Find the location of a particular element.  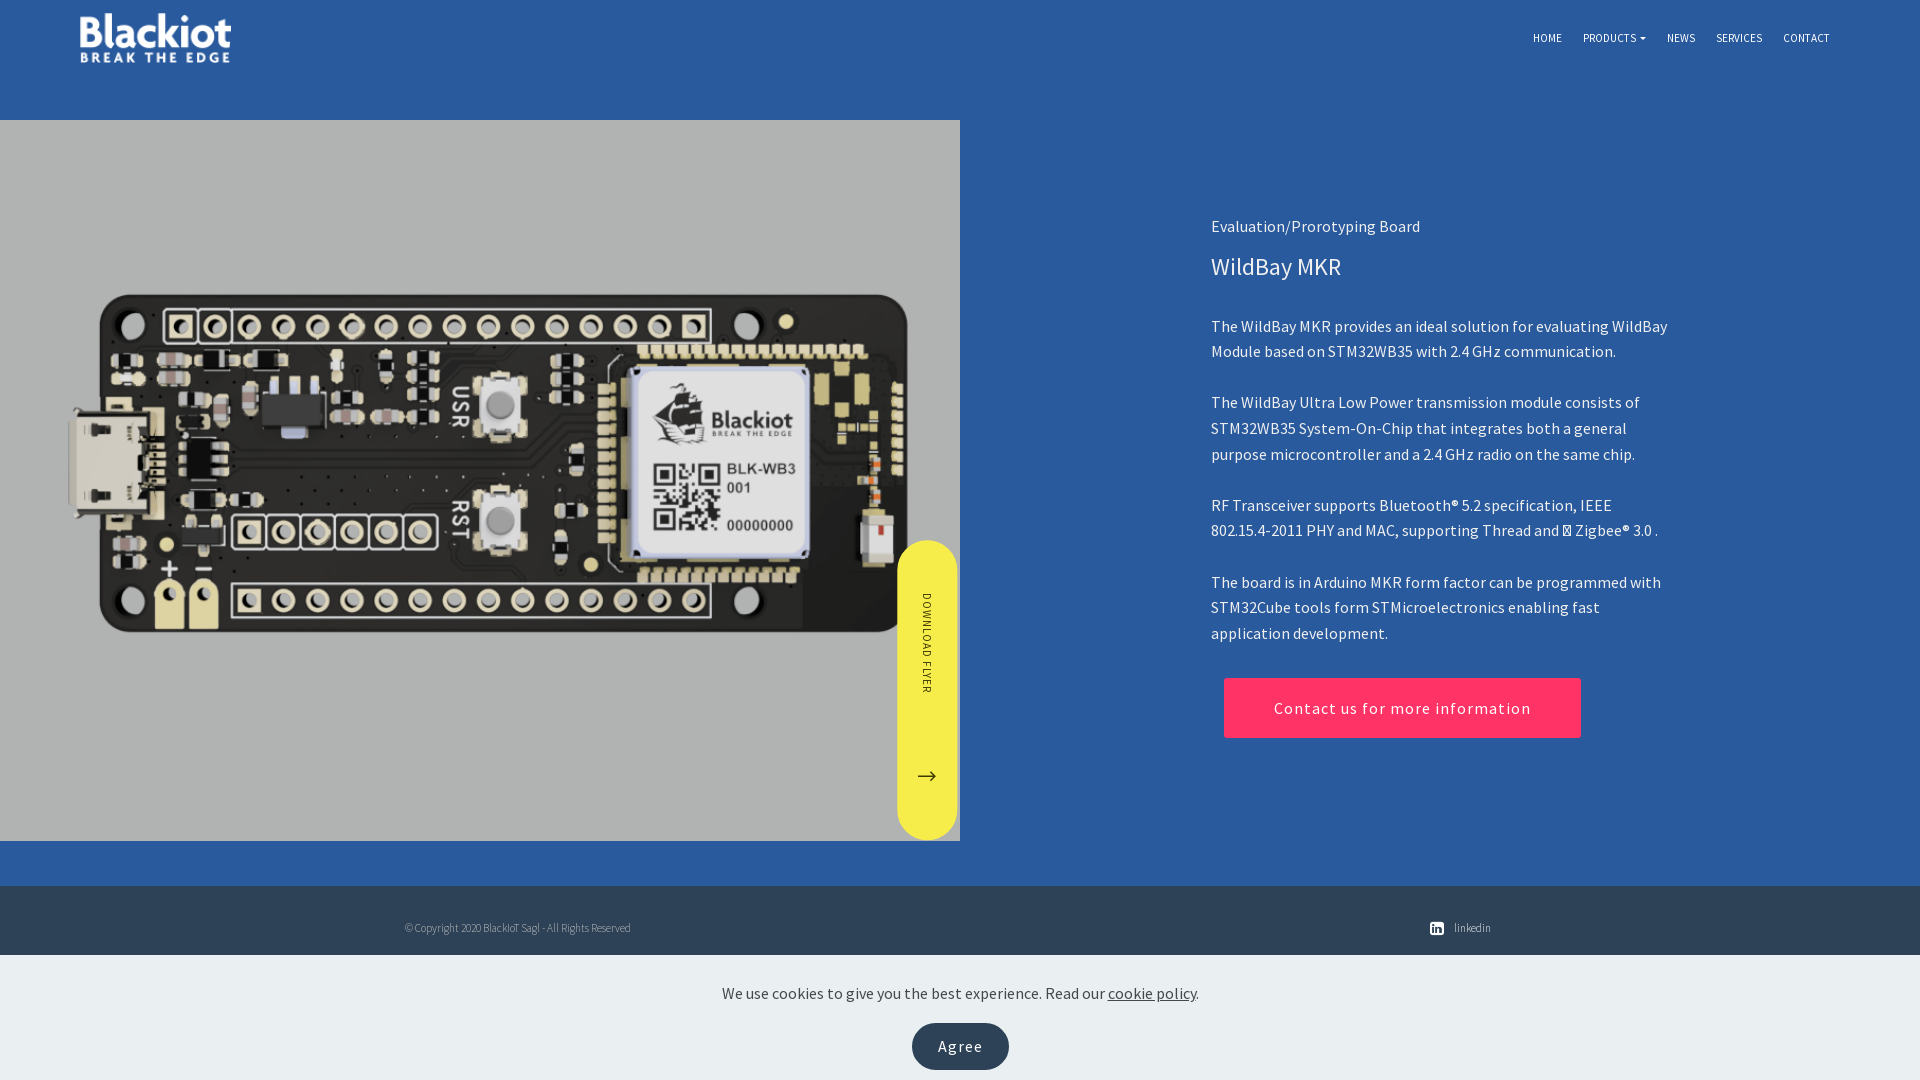

'HOME' is located at coordinates (1531, 38).